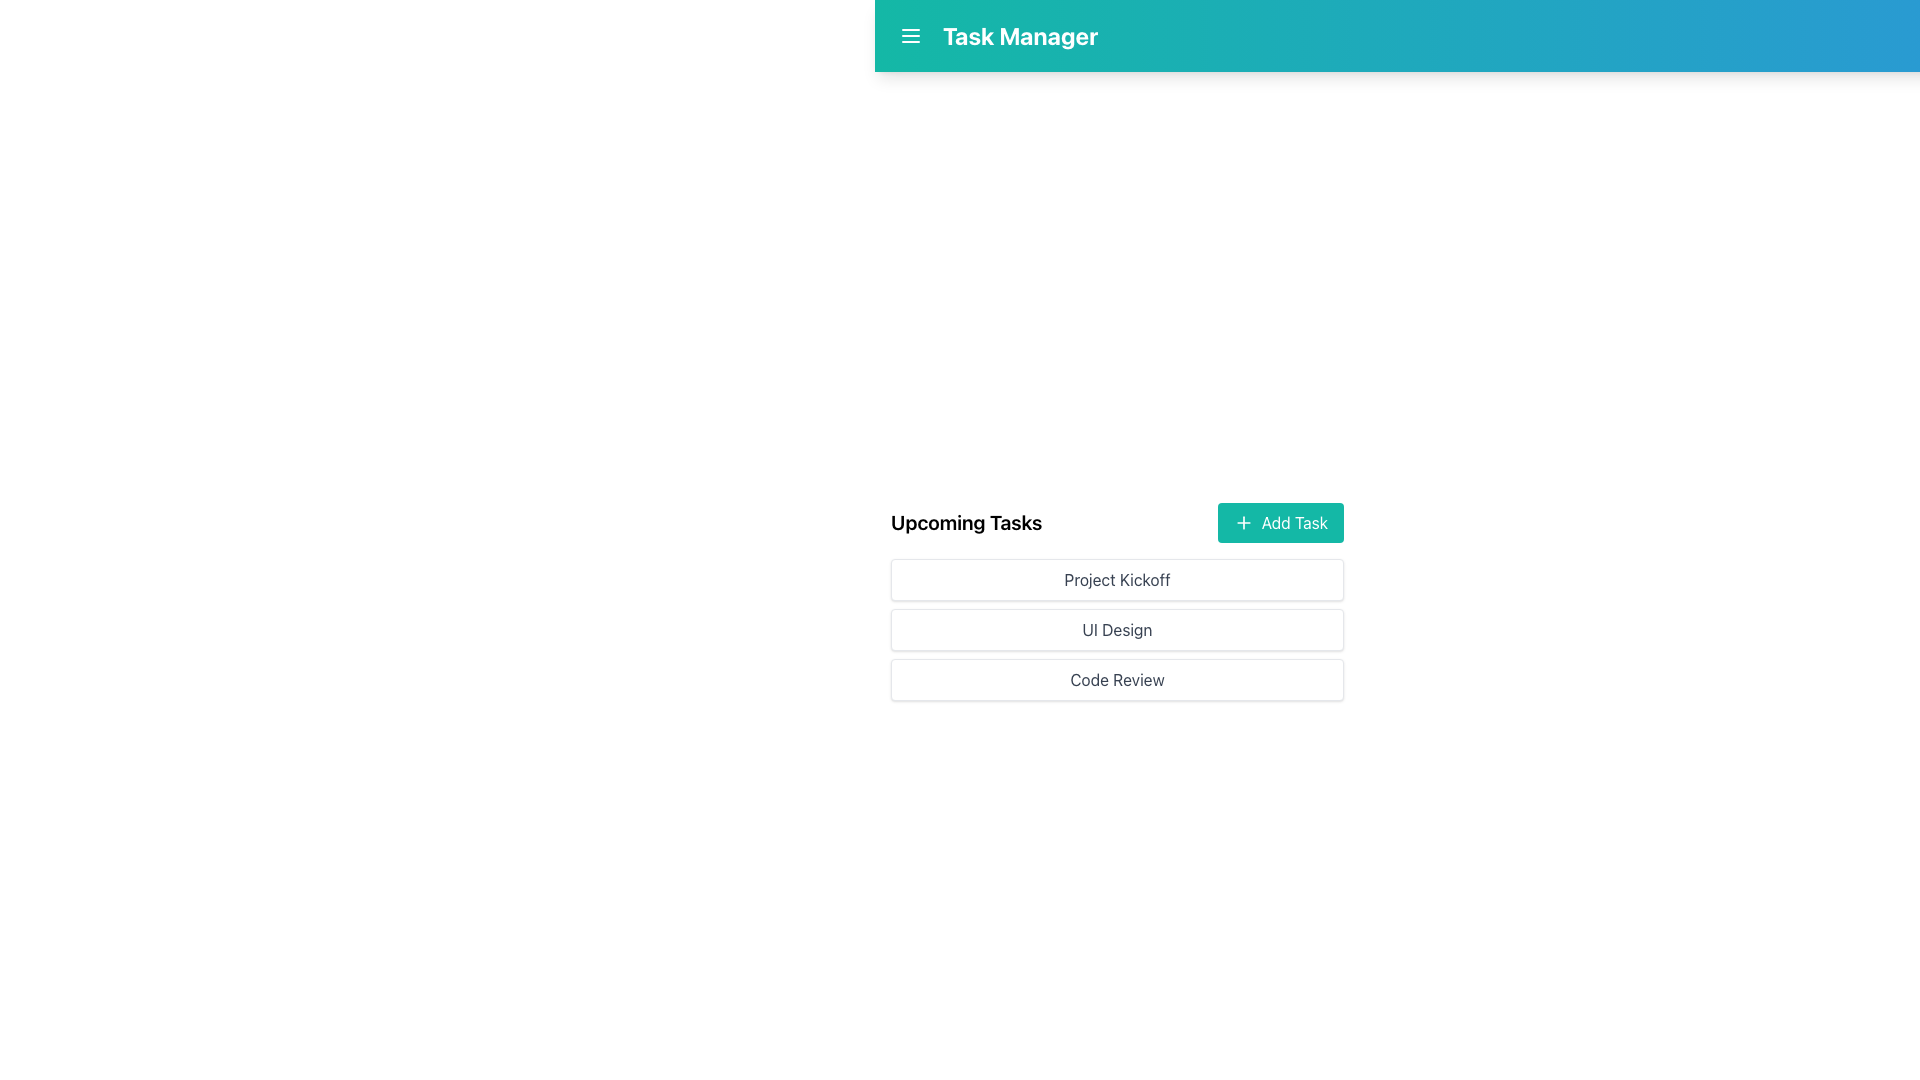 The image size is (1920, 1080). What do you see at coordinates (1280, 522) in the screenshot?
I see `the 'Add Task' button with a teal background and white text to interact via keyboard` at bounding box center [1280, 522].